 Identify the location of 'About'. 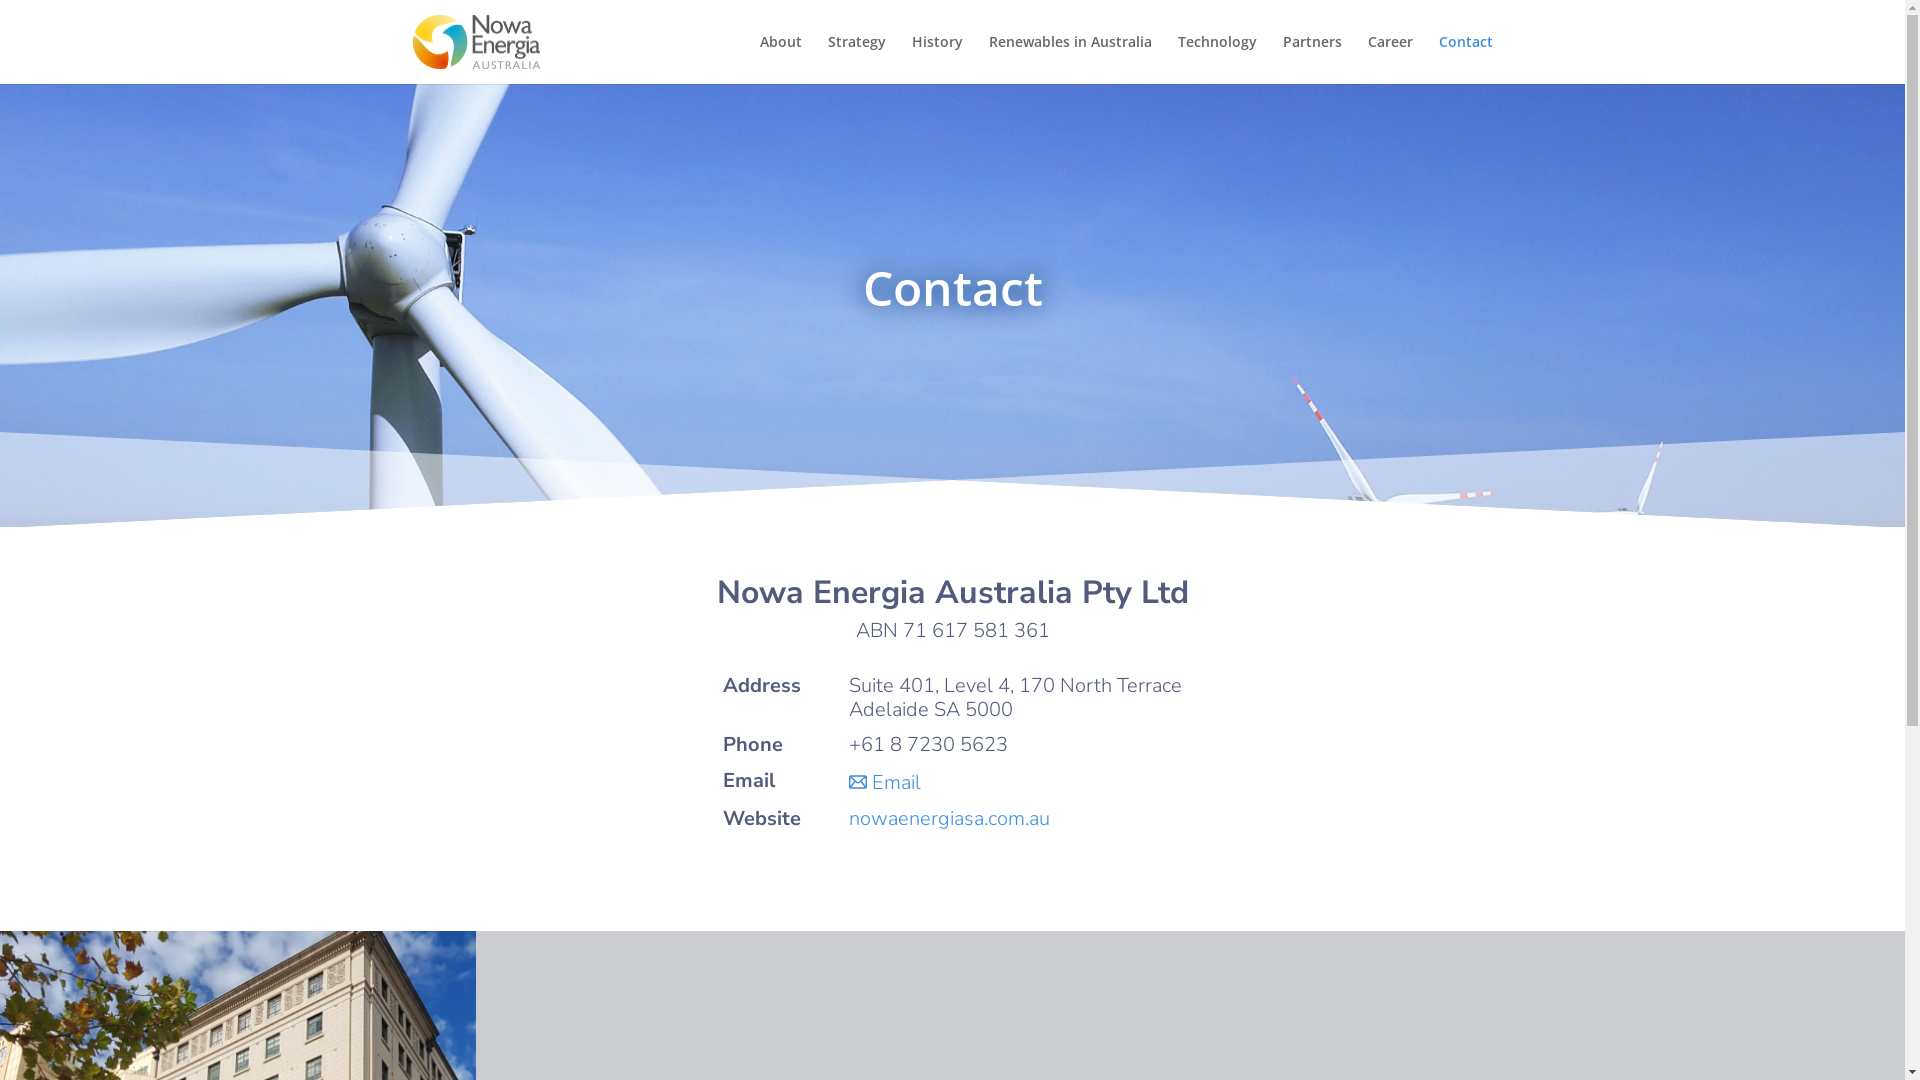
(758, 58).